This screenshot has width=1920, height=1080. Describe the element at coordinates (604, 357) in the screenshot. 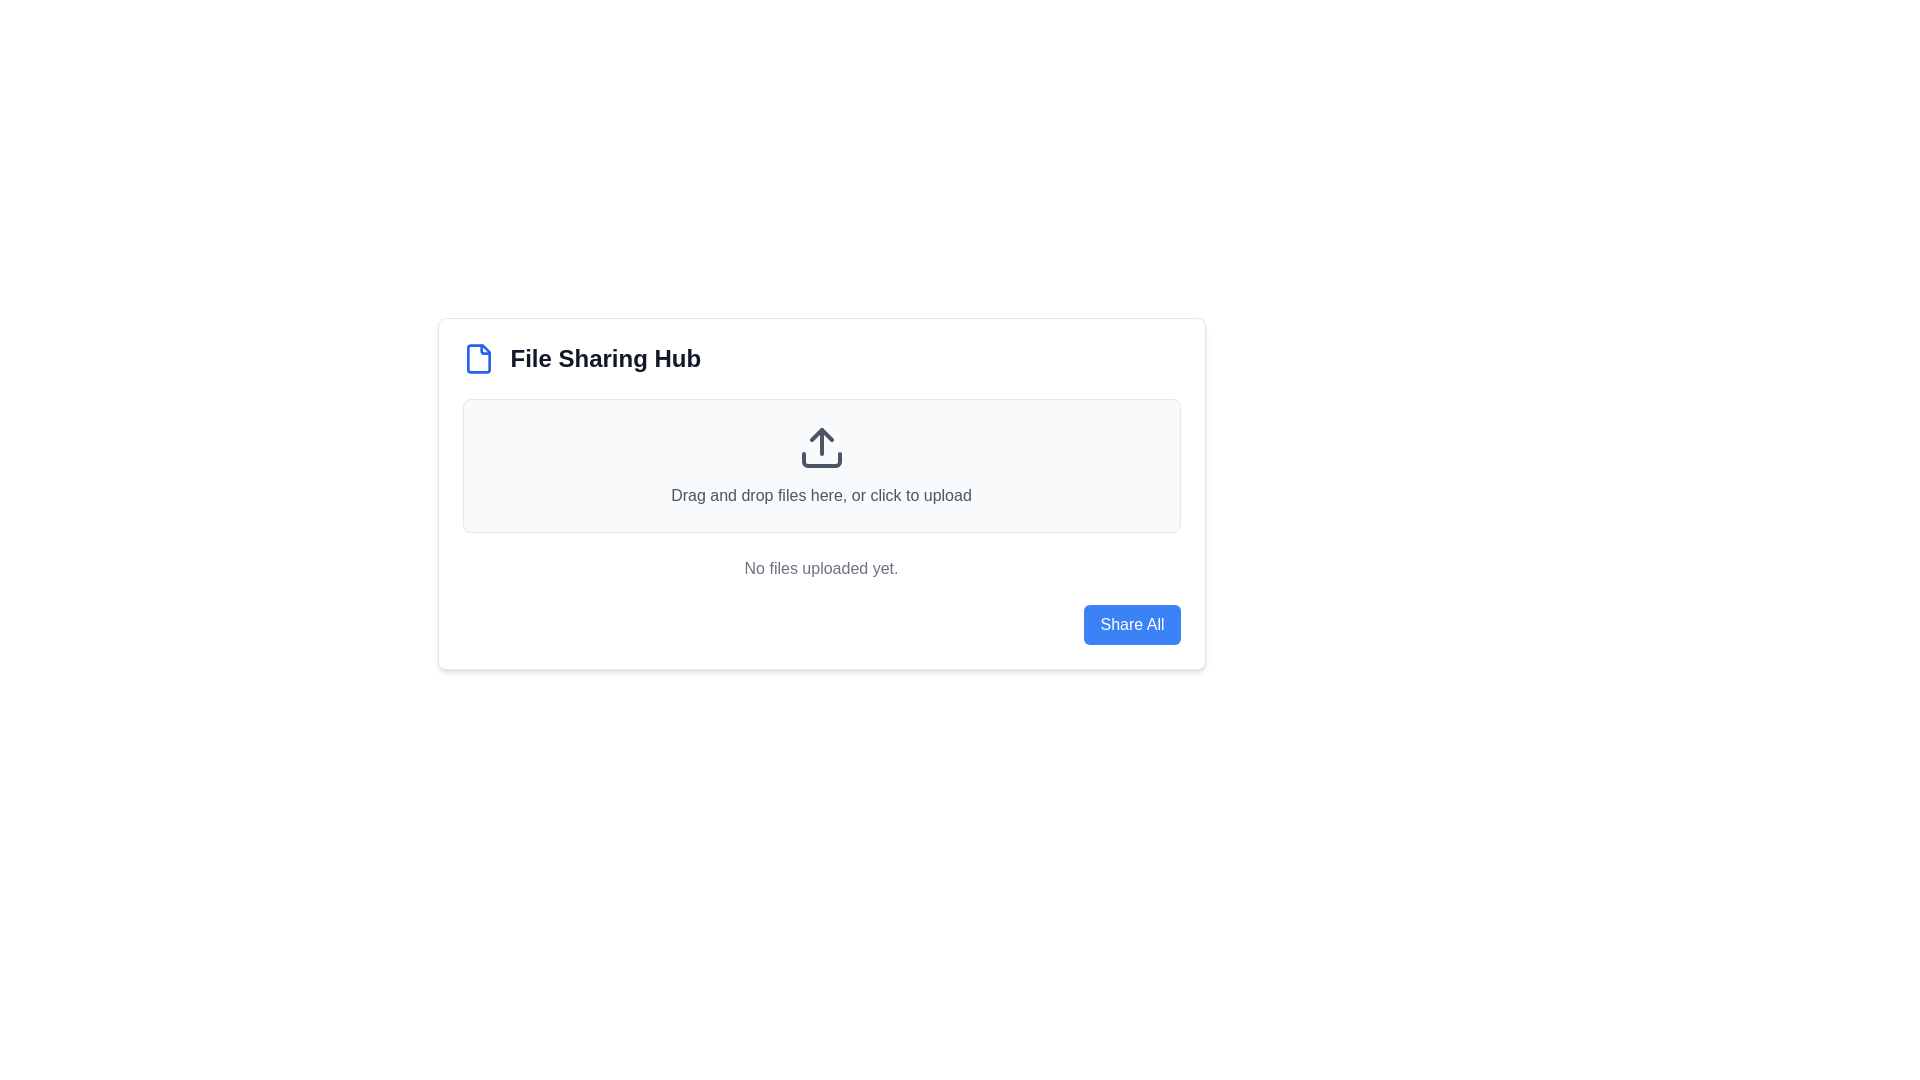

I see `the static text heading that serves as the title for the file-sharing interface, located to the right of a blue file icon at the top center of the page` at that location.